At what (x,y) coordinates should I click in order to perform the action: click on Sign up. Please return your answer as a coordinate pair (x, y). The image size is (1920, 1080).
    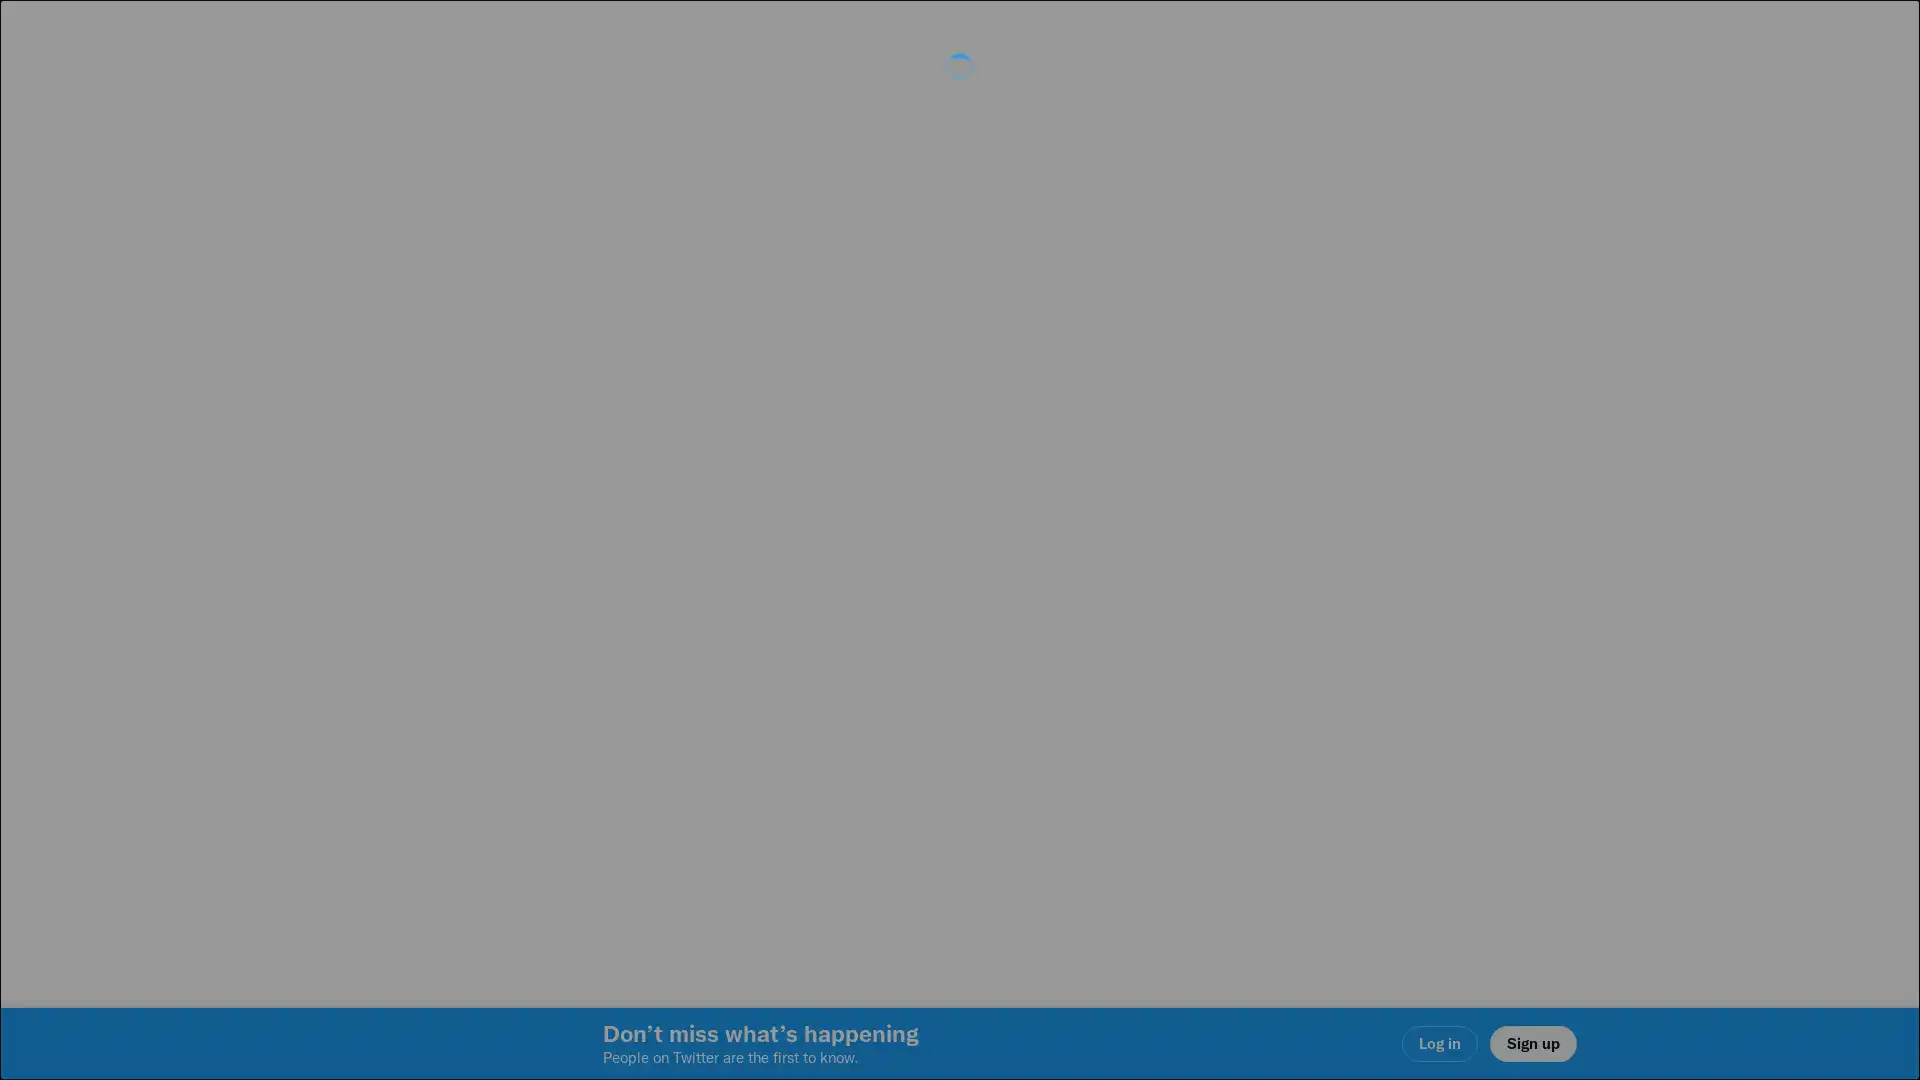
    Looking at the image, I should click on (722, 681).